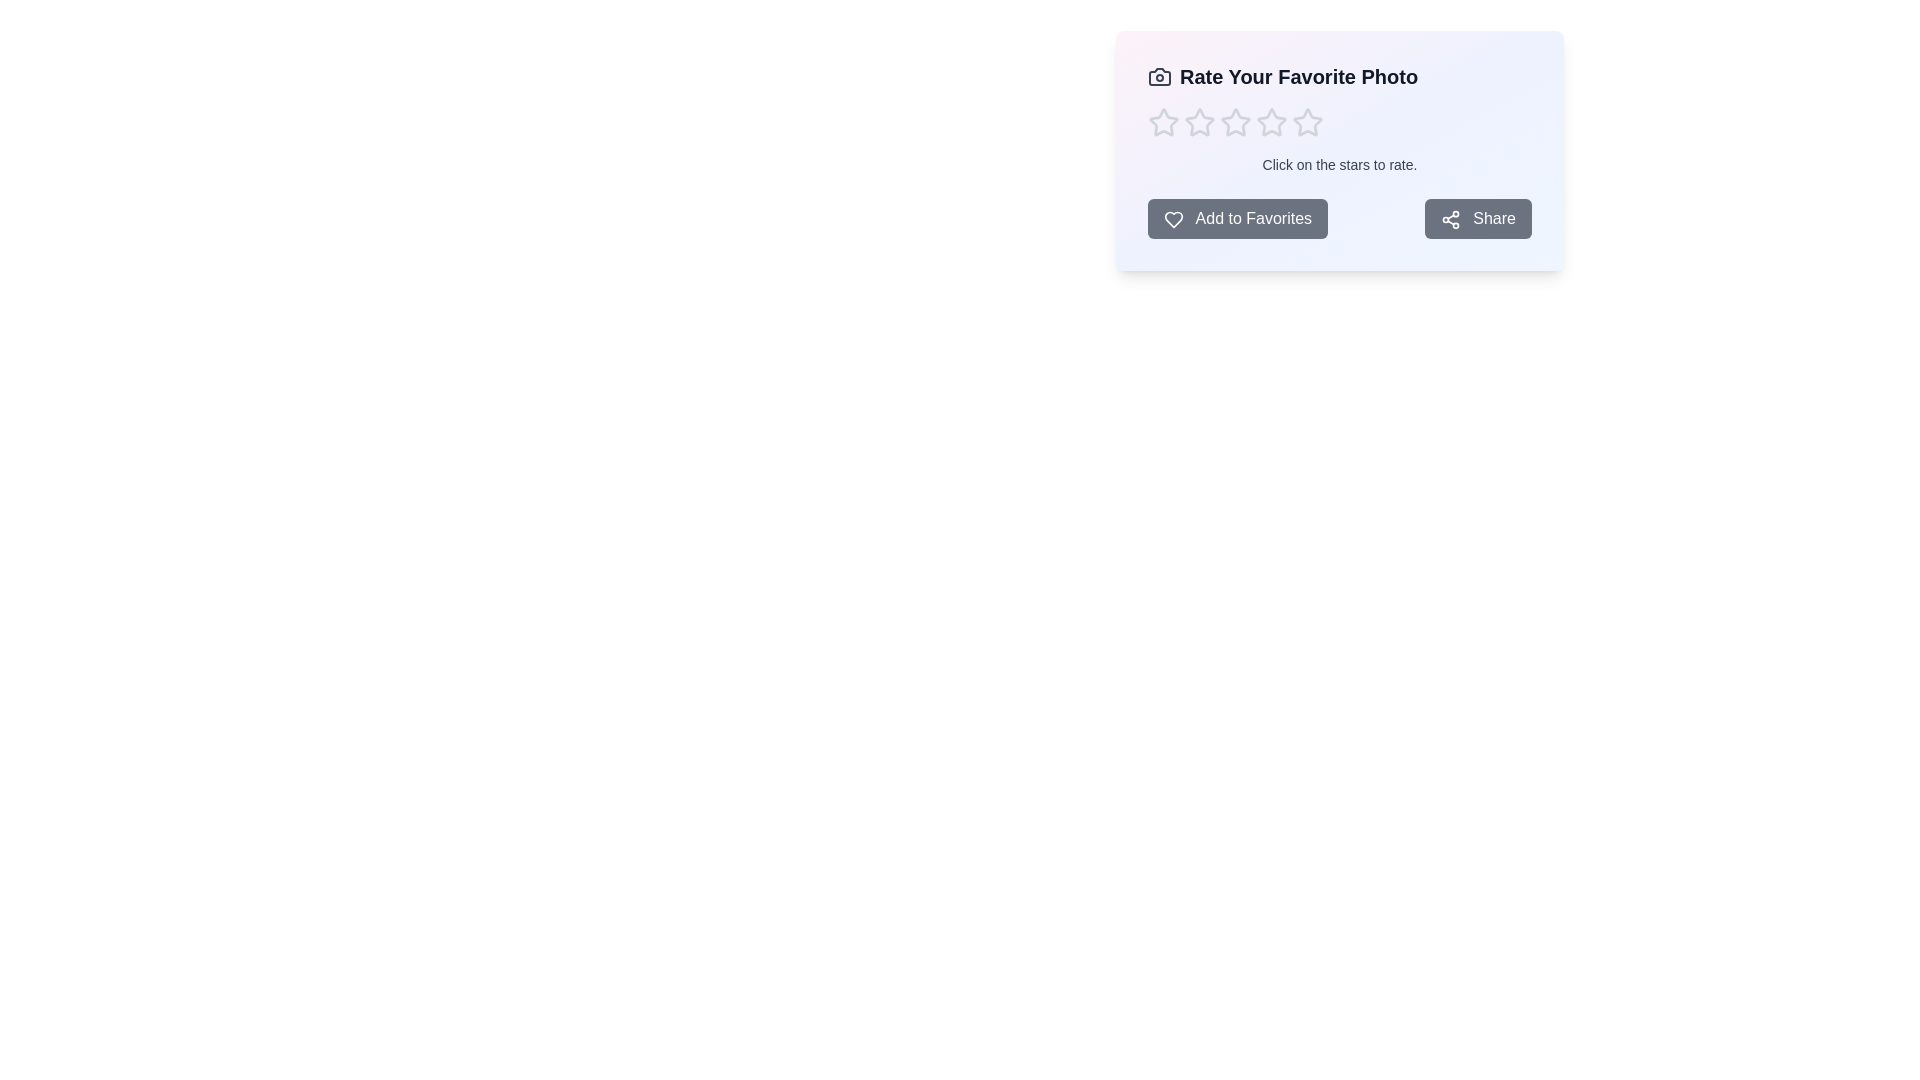  Describe the element at coordinates (1308, 123) in the screenshot. I see `the fifth star icon to rate the item in the 'Rate Your Favorite Photo' section` at that location.